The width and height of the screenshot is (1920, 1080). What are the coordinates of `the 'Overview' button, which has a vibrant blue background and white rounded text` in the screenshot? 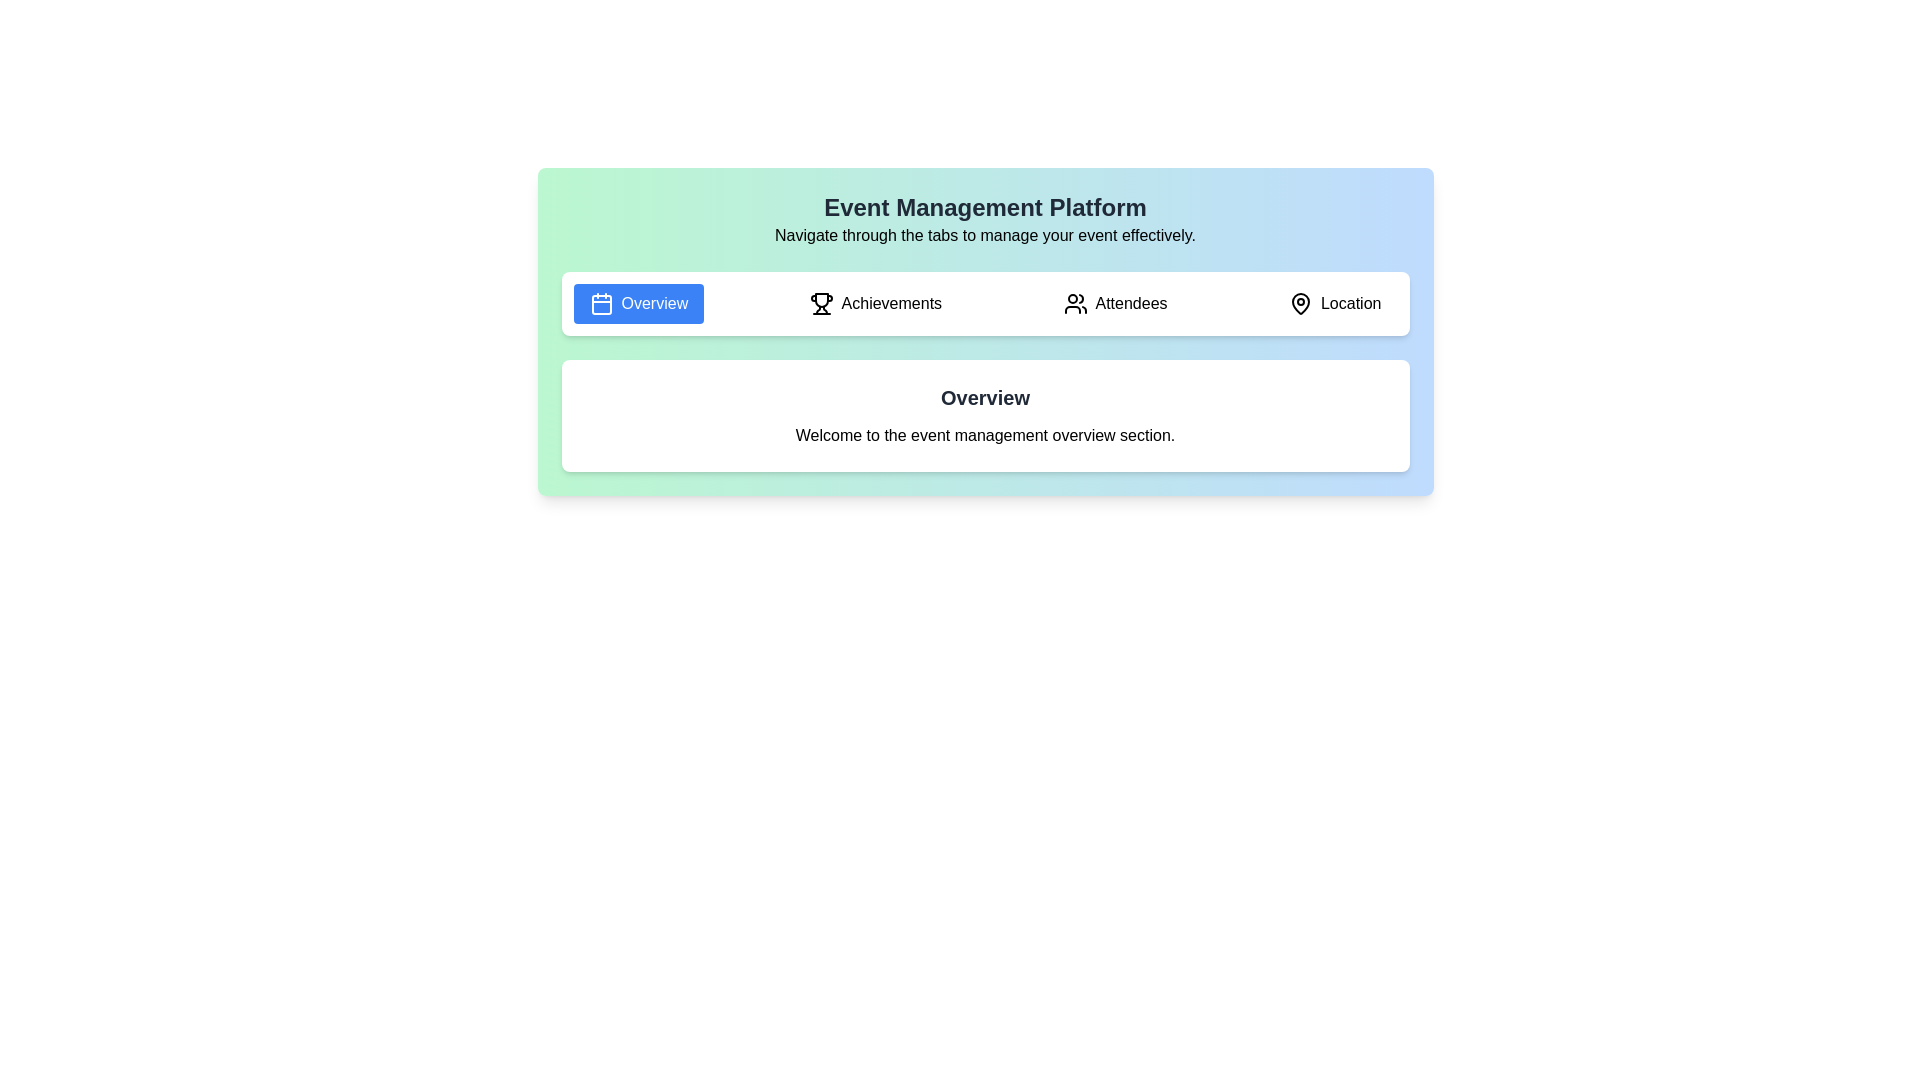 It's located at (637, 304).